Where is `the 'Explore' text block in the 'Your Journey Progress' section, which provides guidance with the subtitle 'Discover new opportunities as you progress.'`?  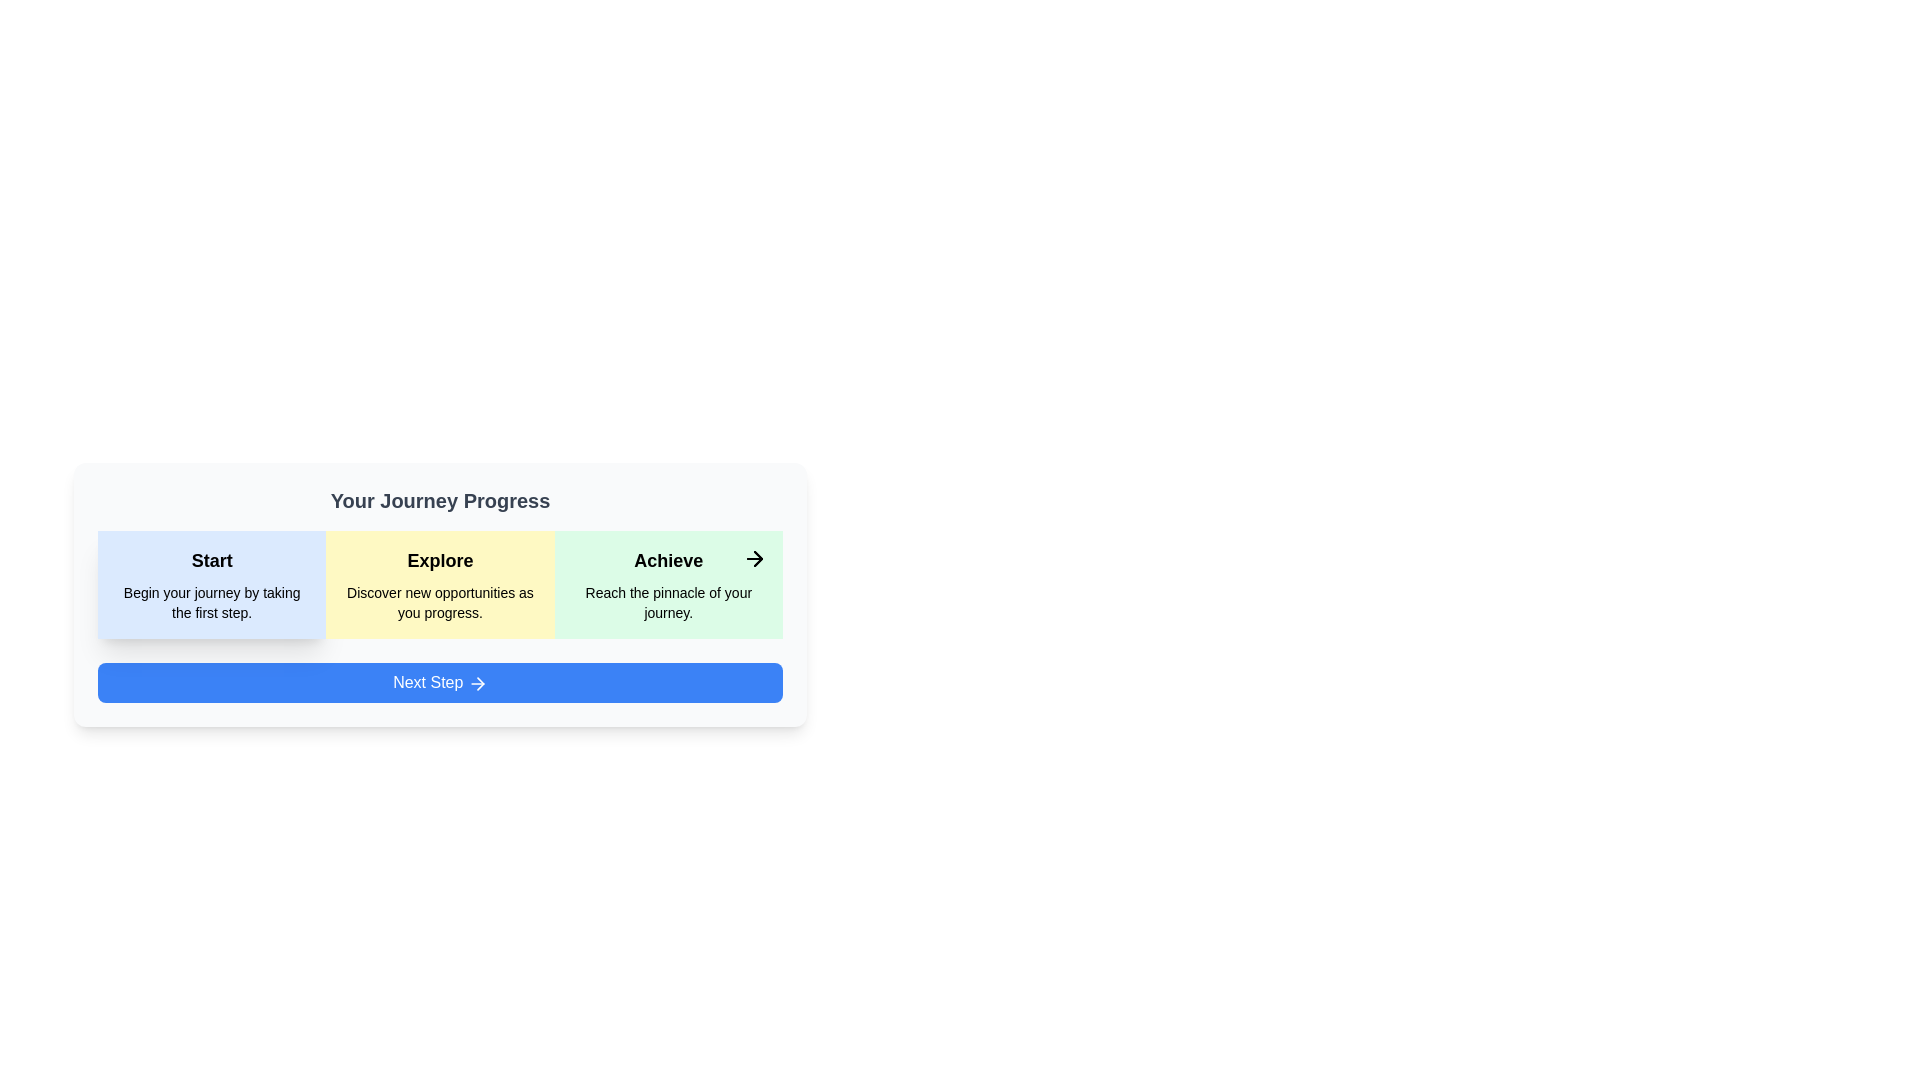
the 'Explore' text block in the 'Your Journey Progress' section, which provides guidance with the subtitle 'Discover new opportunities as you progress.' is located at coordinates (439, 585).